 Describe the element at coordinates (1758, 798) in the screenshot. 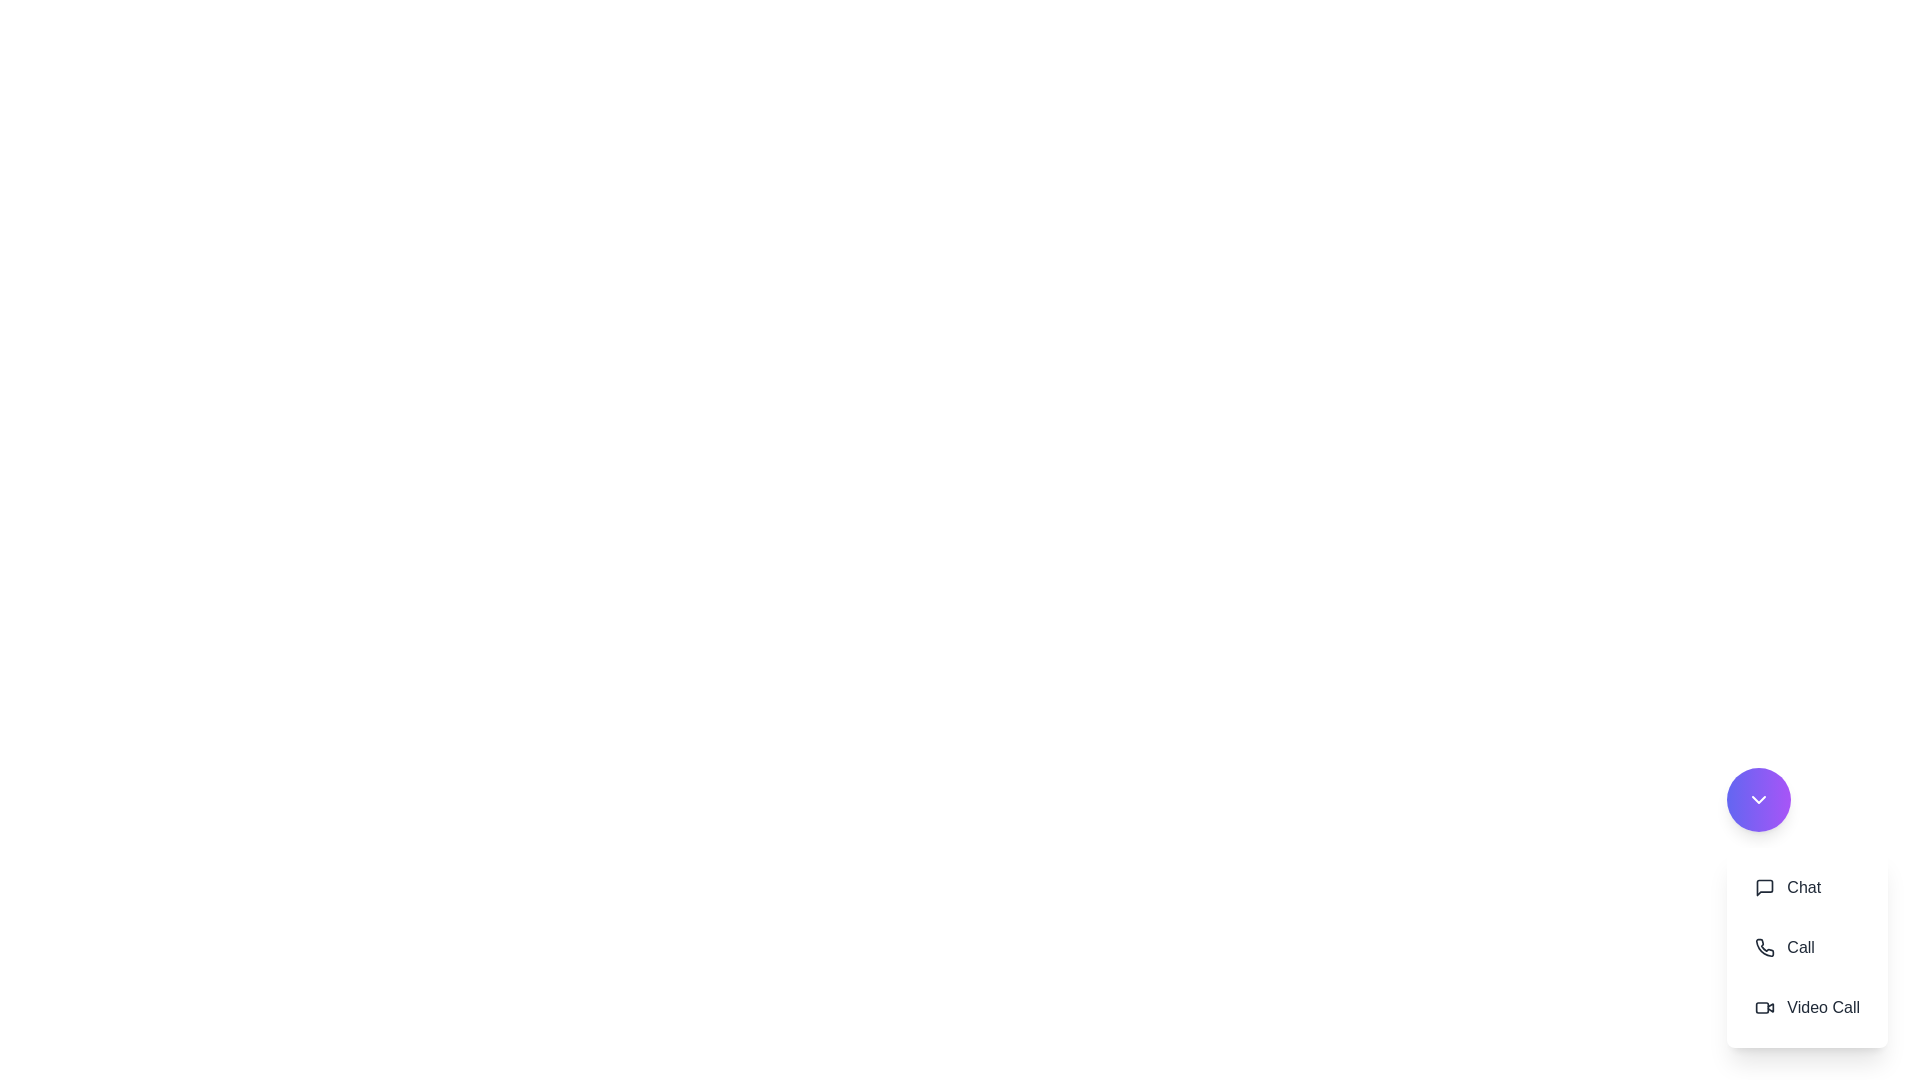

I see `the speed dial button to toggle the menu` at that location.